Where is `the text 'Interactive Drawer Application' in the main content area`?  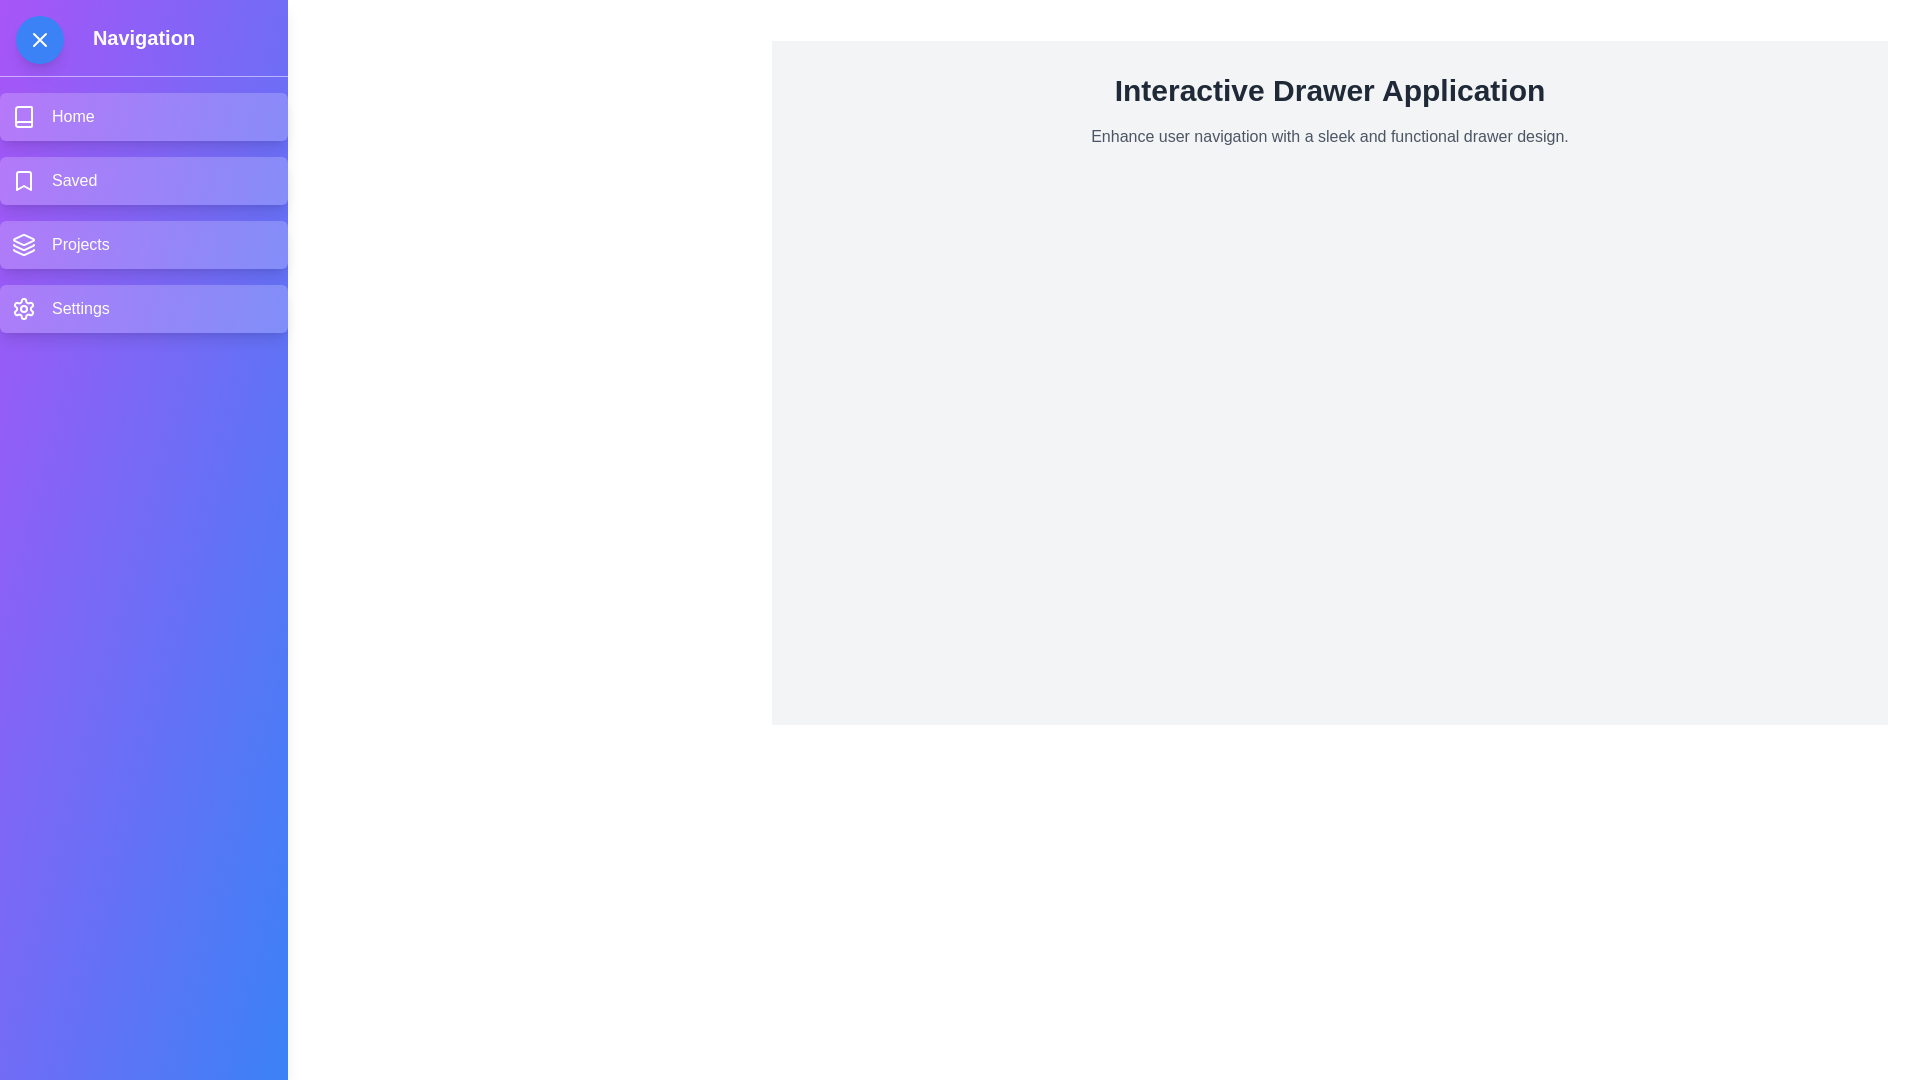 the text 'Interactive Drawer Application' in the main content area is located at coordinates (1329, 91).